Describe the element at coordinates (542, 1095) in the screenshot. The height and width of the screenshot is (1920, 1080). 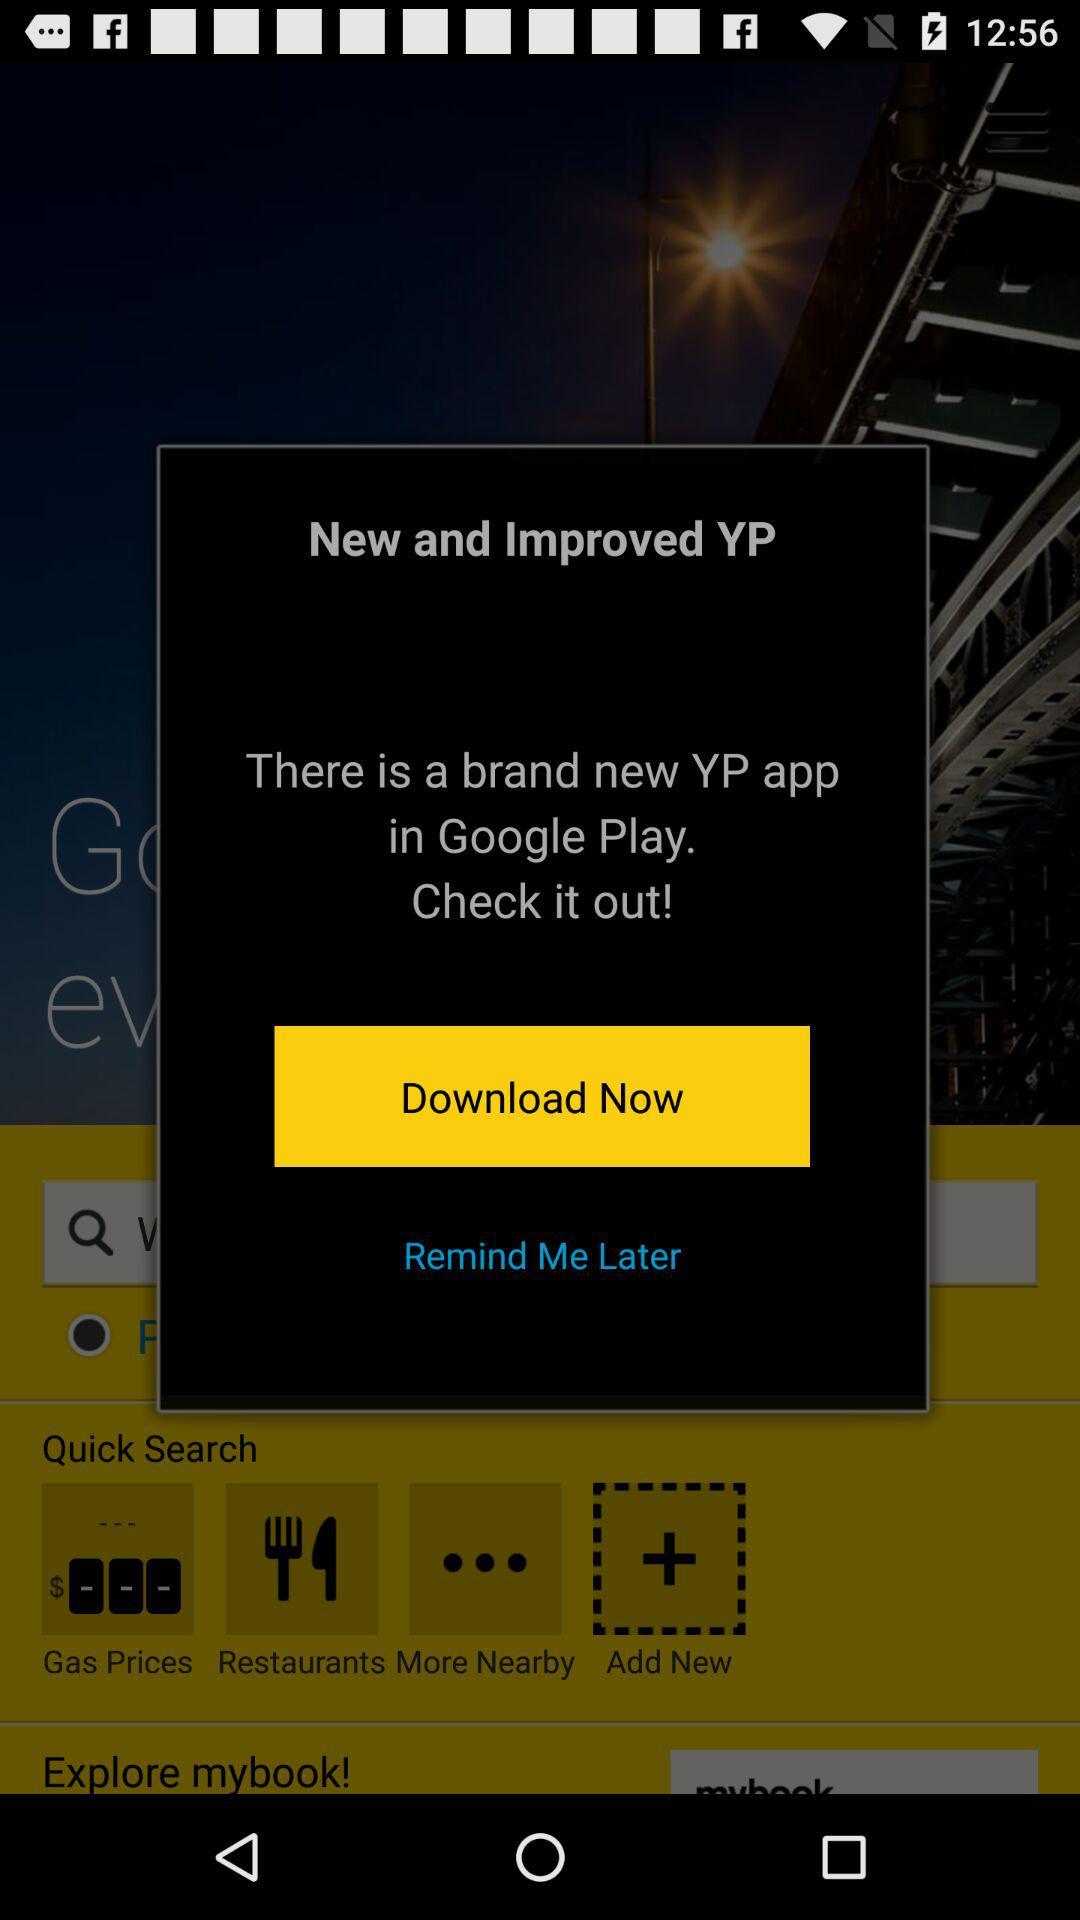
I see `app above remind me later app` at that location.